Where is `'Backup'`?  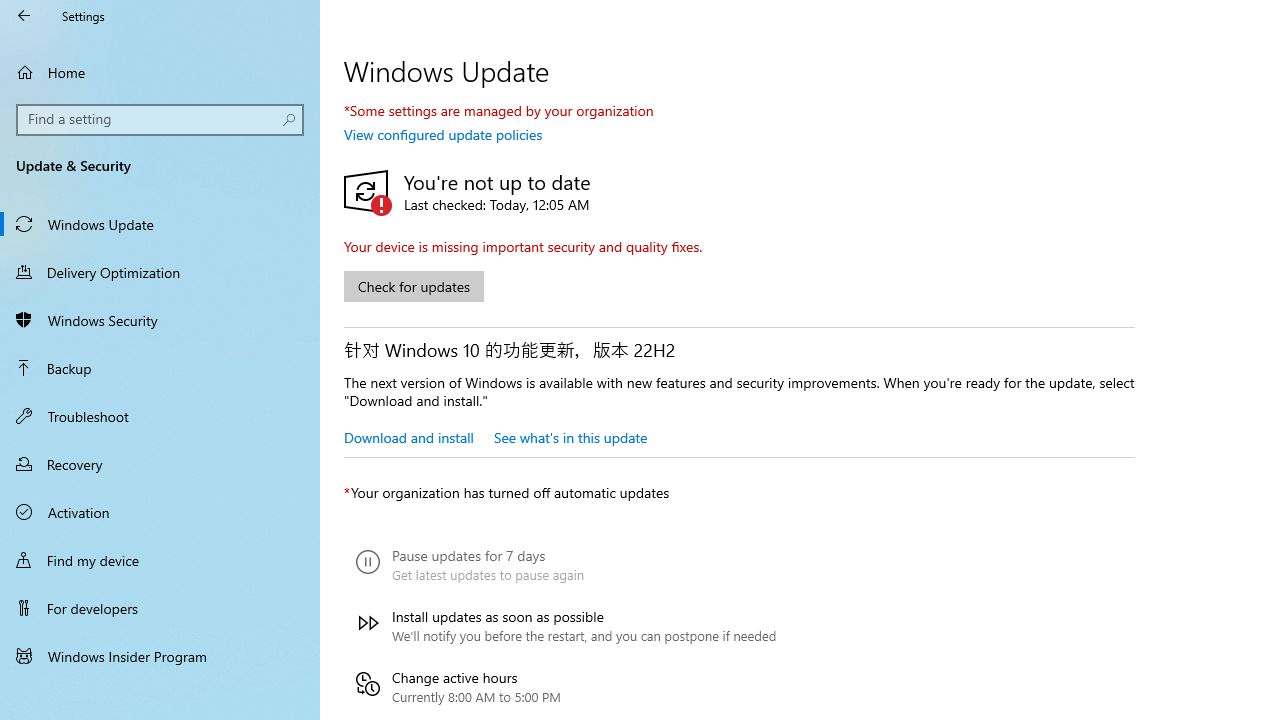 'Backup' is located at coordinates (160, 367).